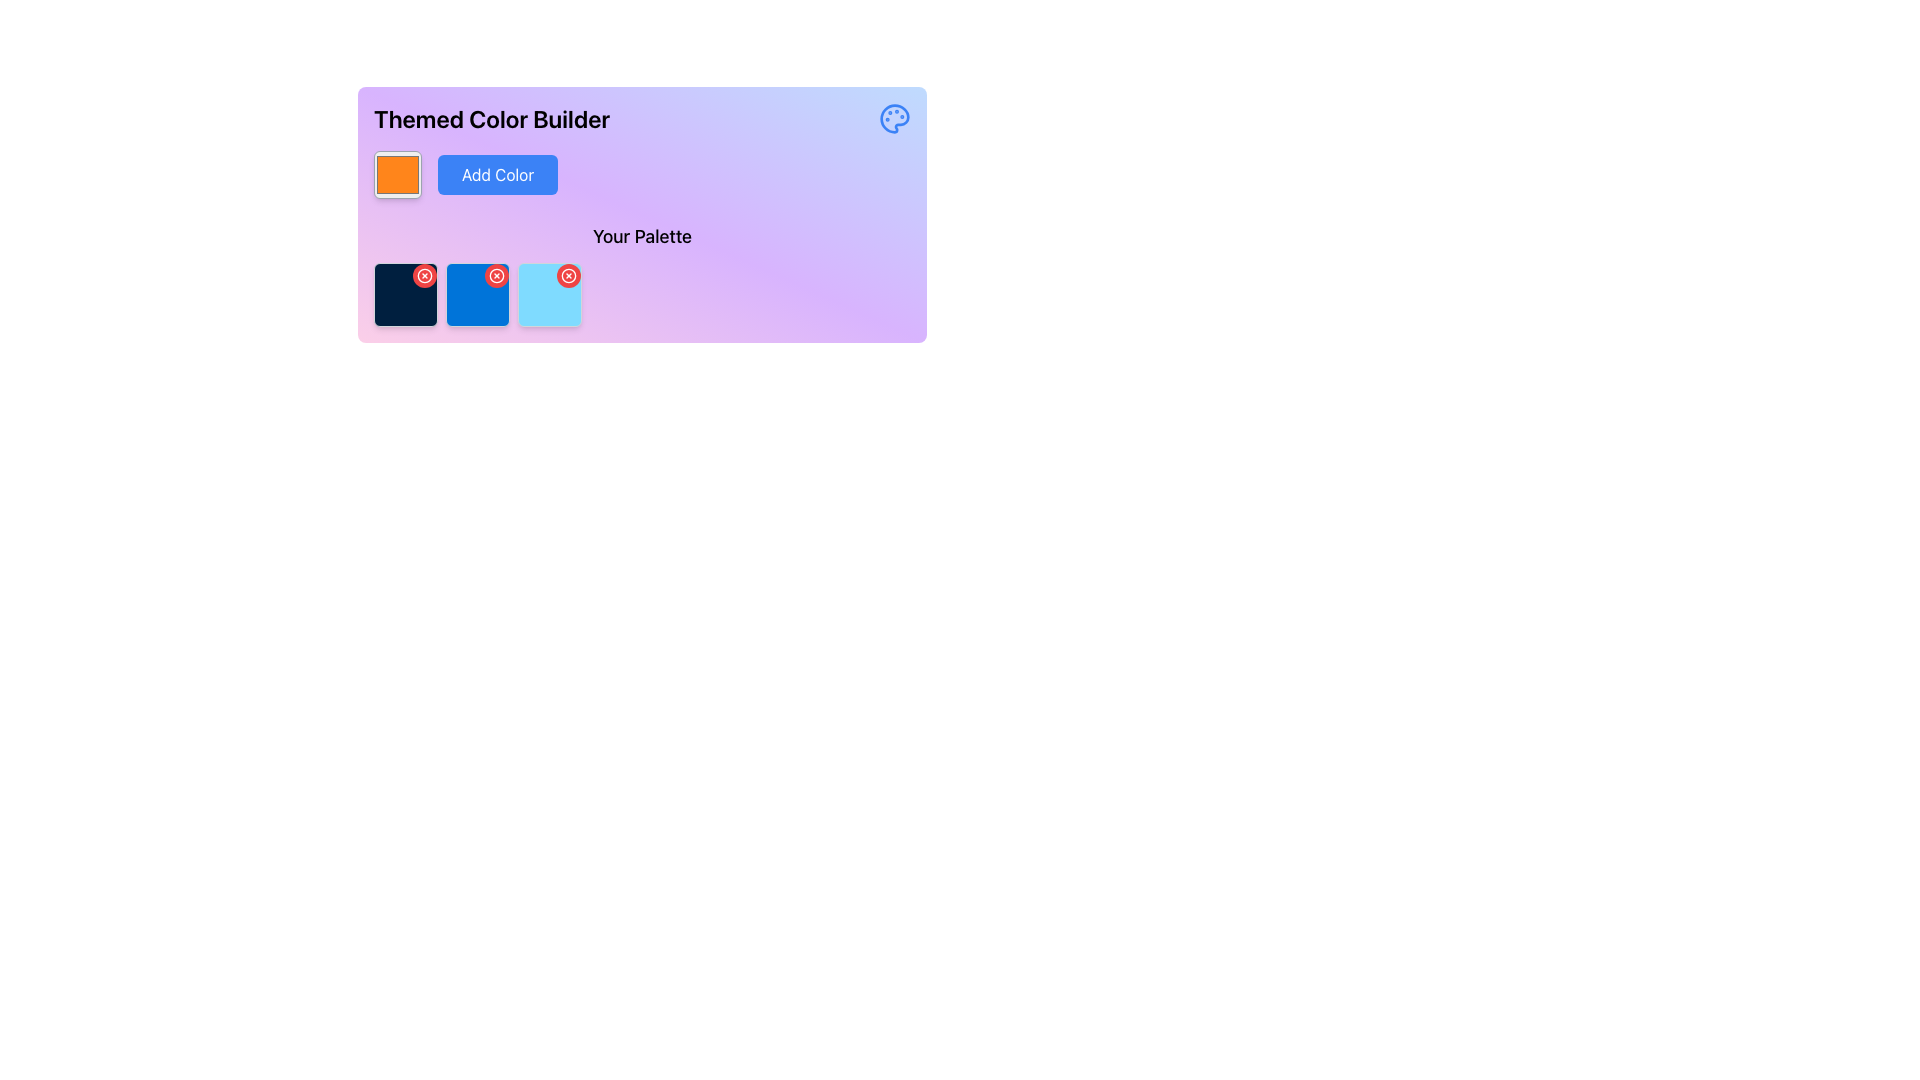 Image resolution: width=1920 pixels, height=1080 pixels. What do you see at coordinates (568, 276) in the screenshot?
I see `the small circular gray button with a red 'x' icon located in the top-right corner of the middle color block in the color palette` at bounding box center [568, 276].